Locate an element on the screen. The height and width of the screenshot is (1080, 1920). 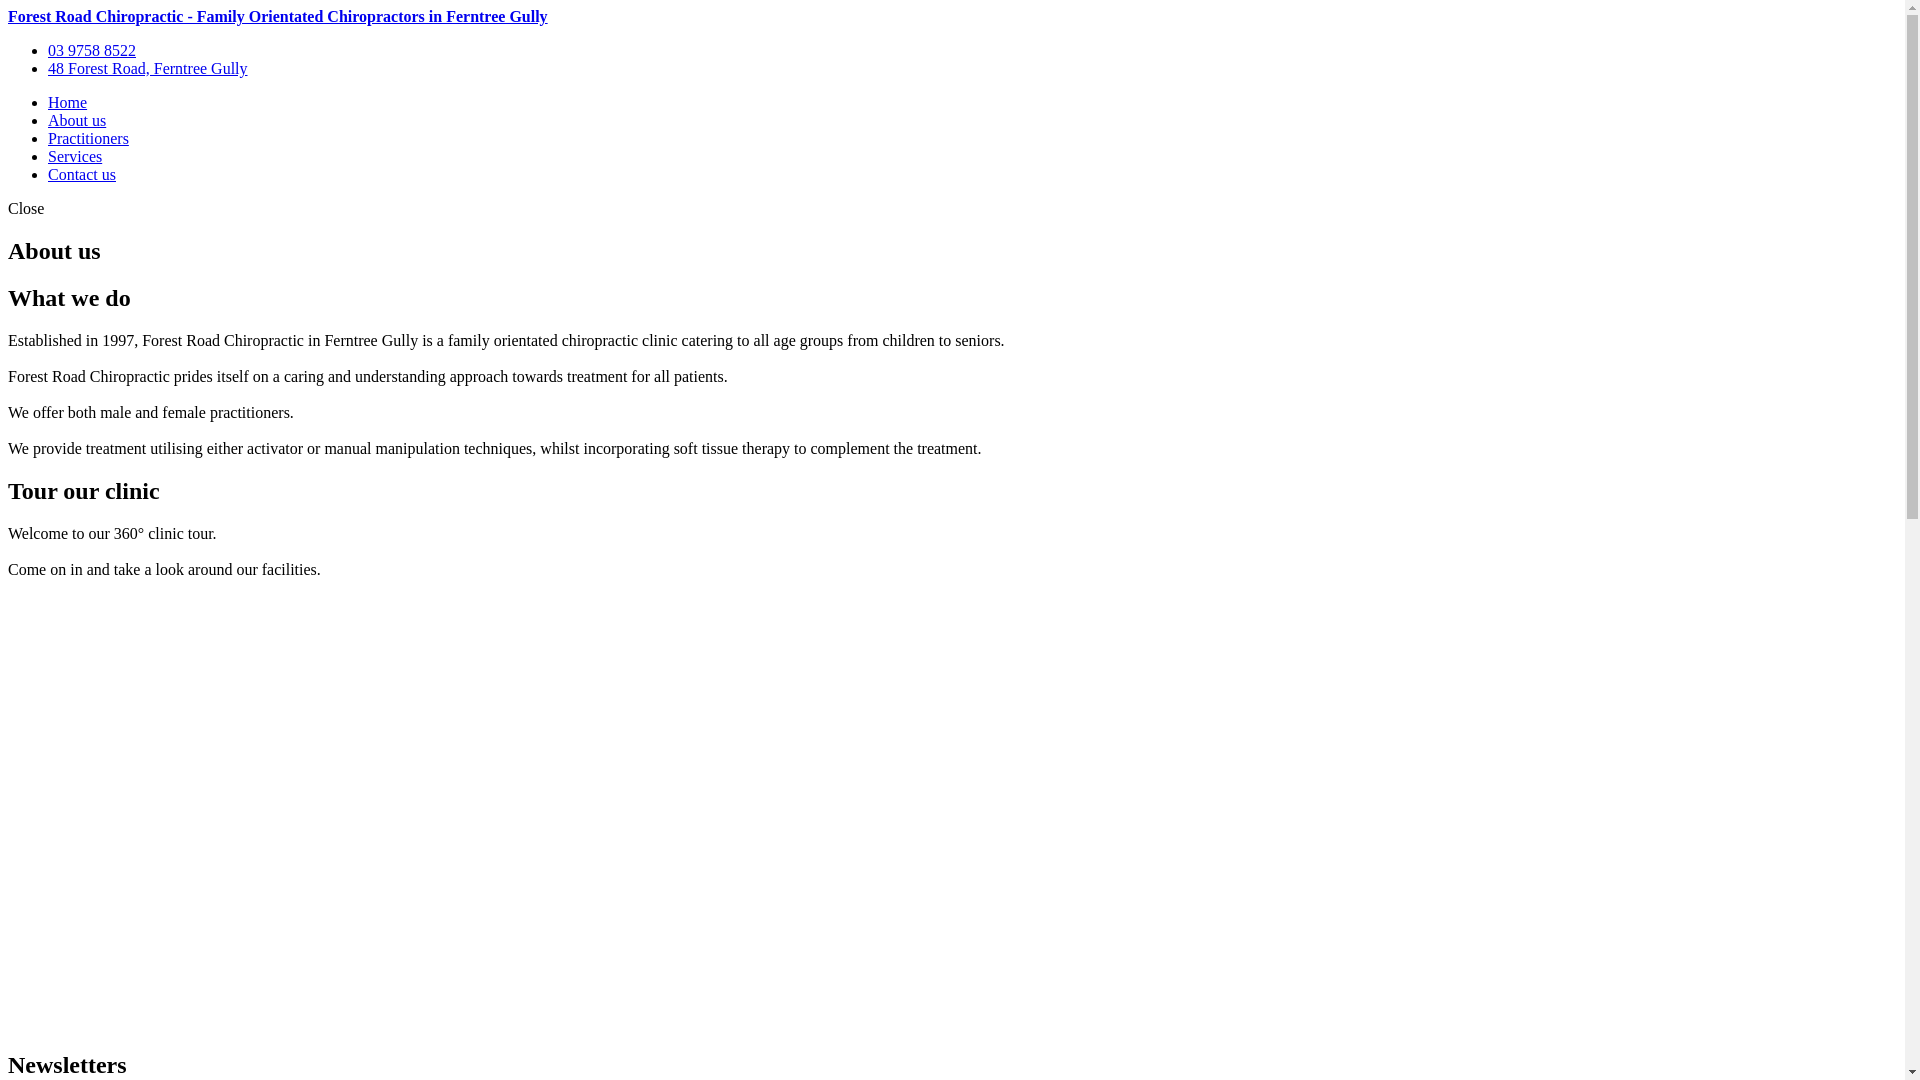
'Contact us' is located at coordinates (80, 173).